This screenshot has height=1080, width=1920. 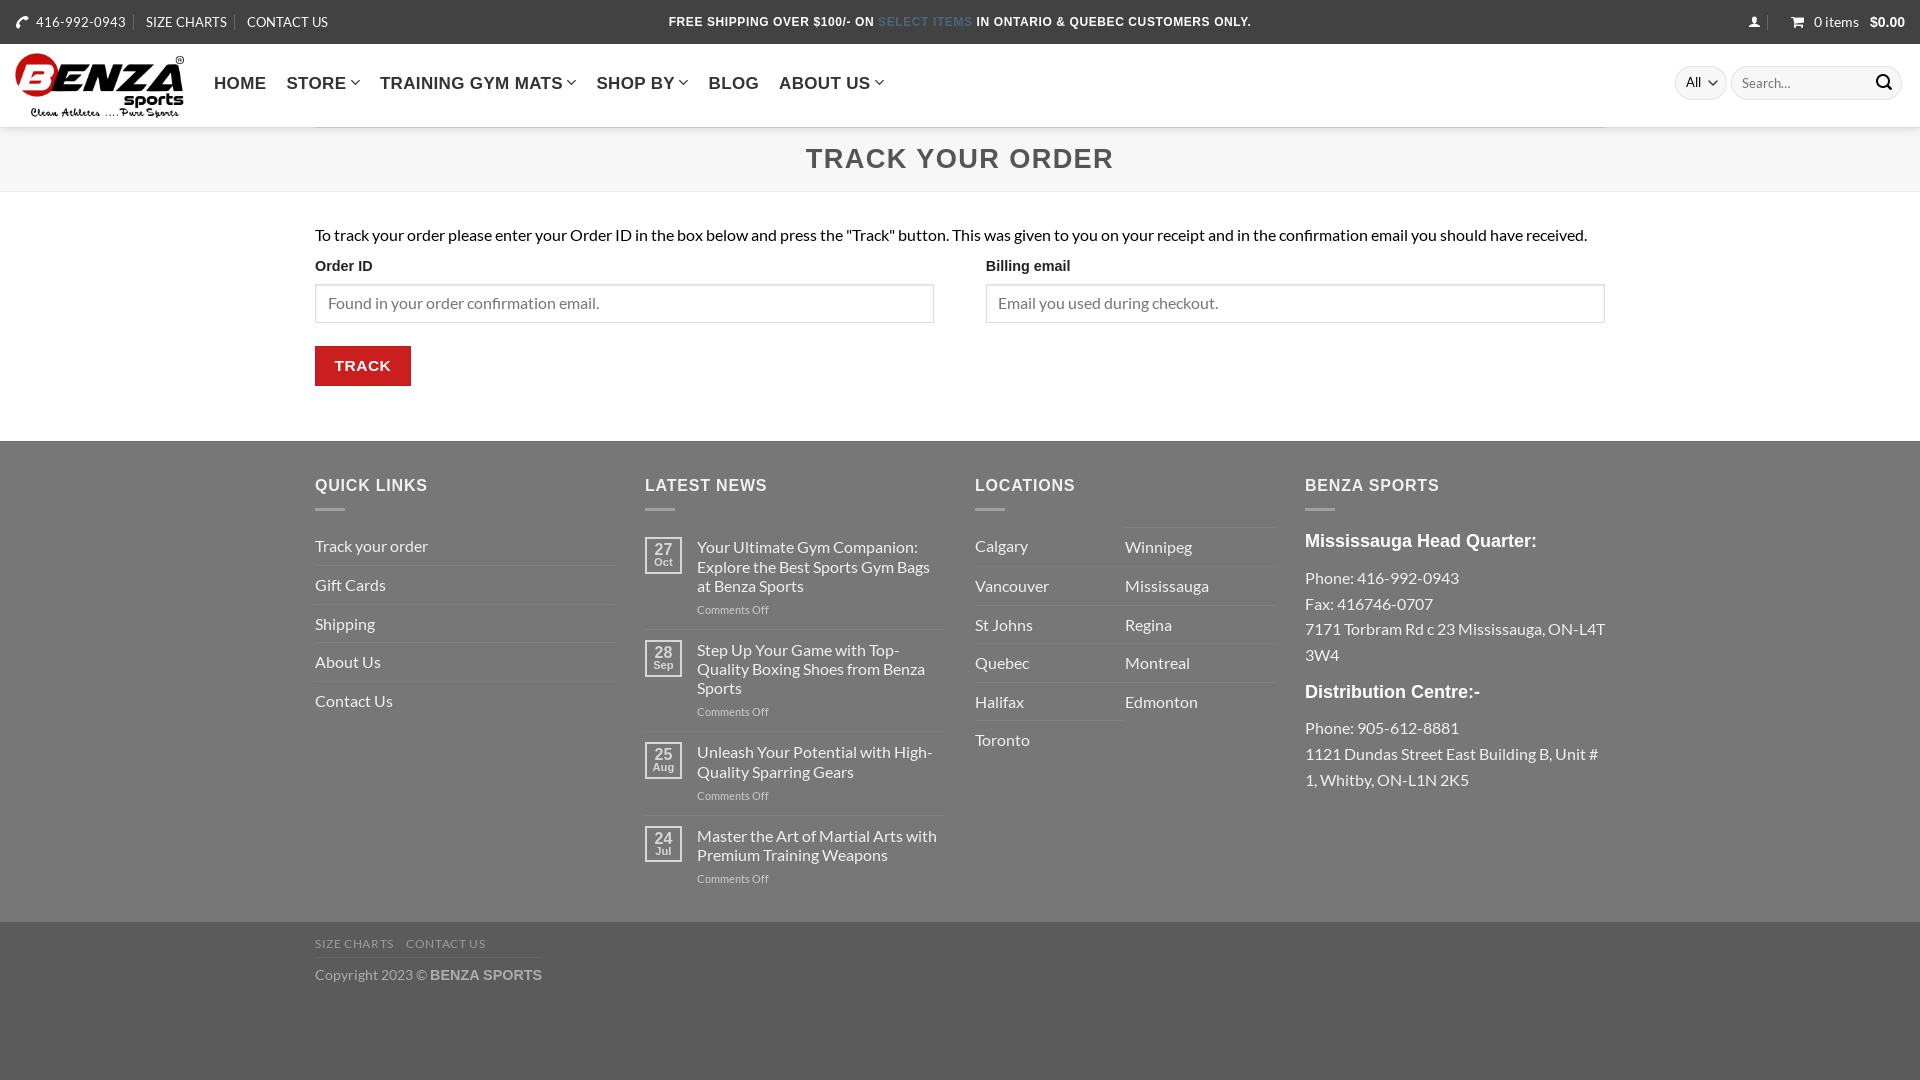 I want to click on 'Search', so click(x=1882, y=82).